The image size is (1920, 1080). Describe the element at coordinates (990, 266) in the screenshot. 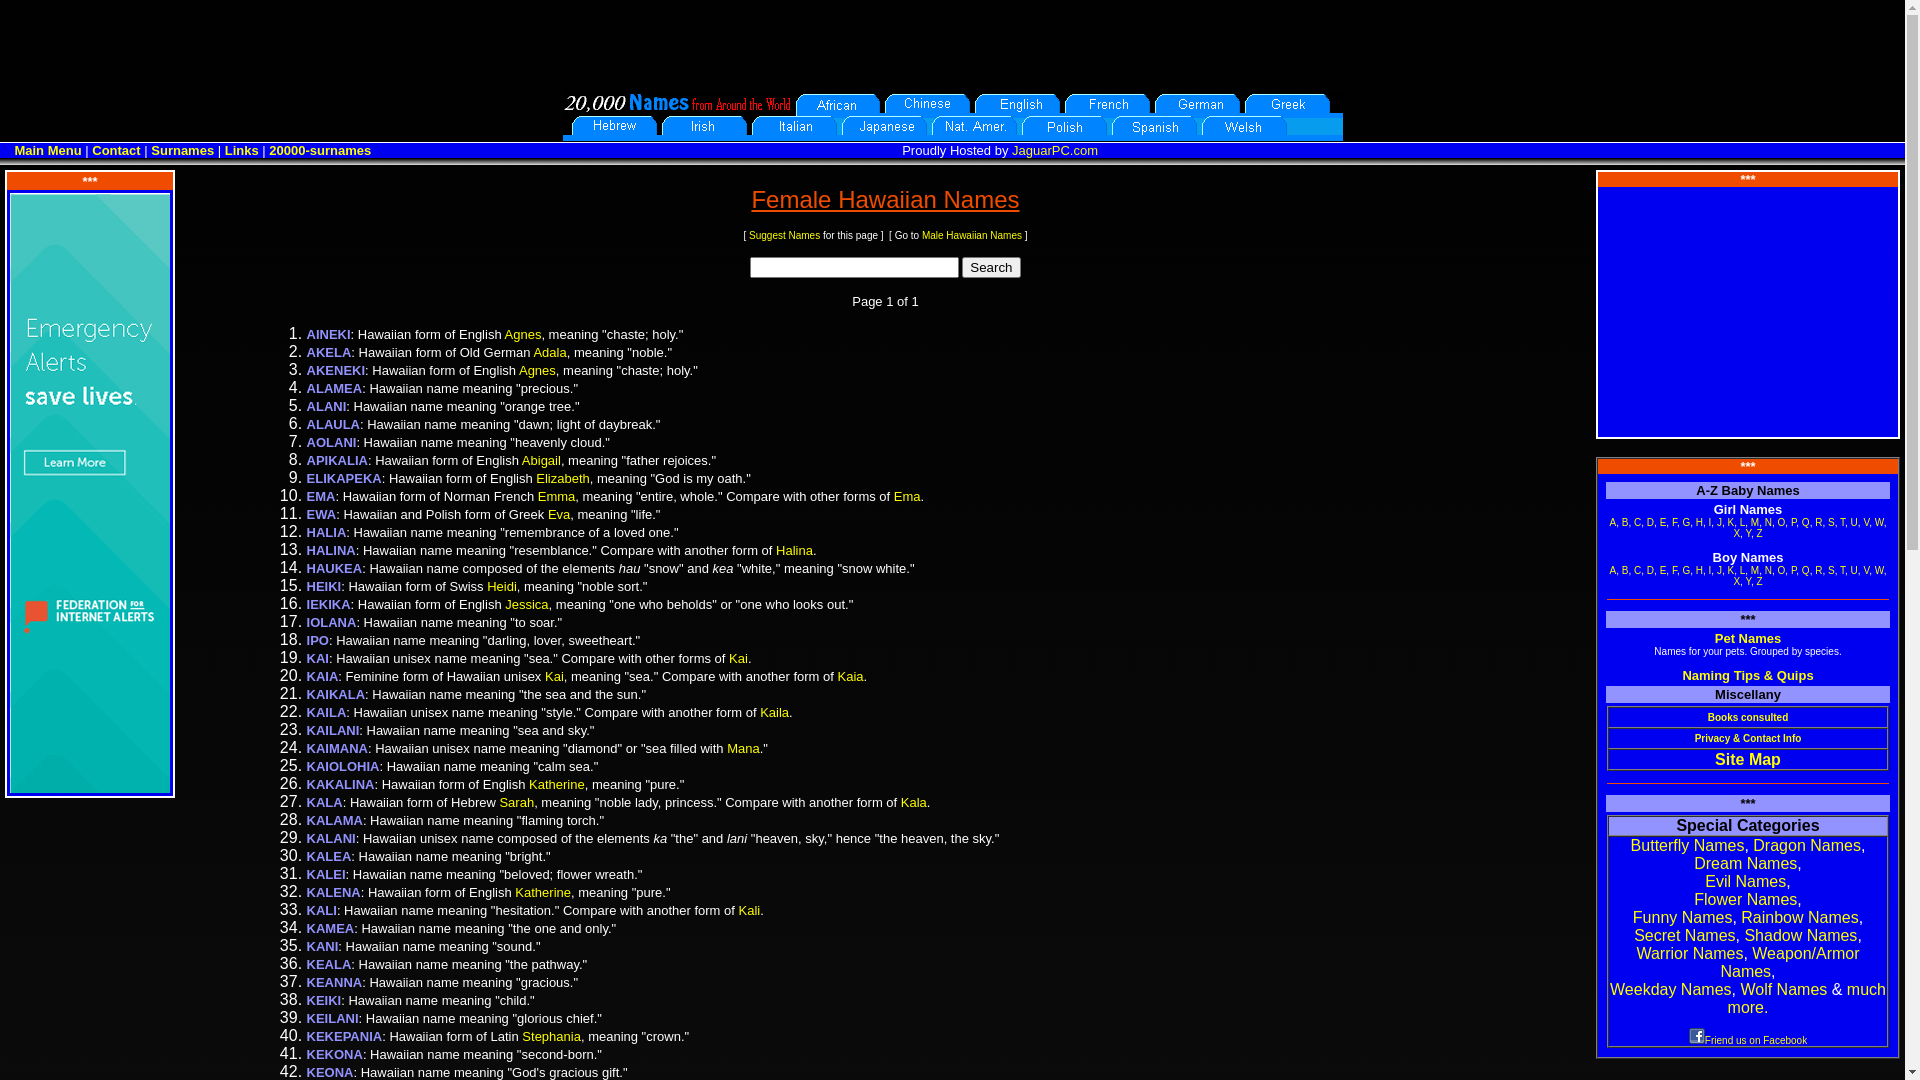

I see `'Search'` at that location.